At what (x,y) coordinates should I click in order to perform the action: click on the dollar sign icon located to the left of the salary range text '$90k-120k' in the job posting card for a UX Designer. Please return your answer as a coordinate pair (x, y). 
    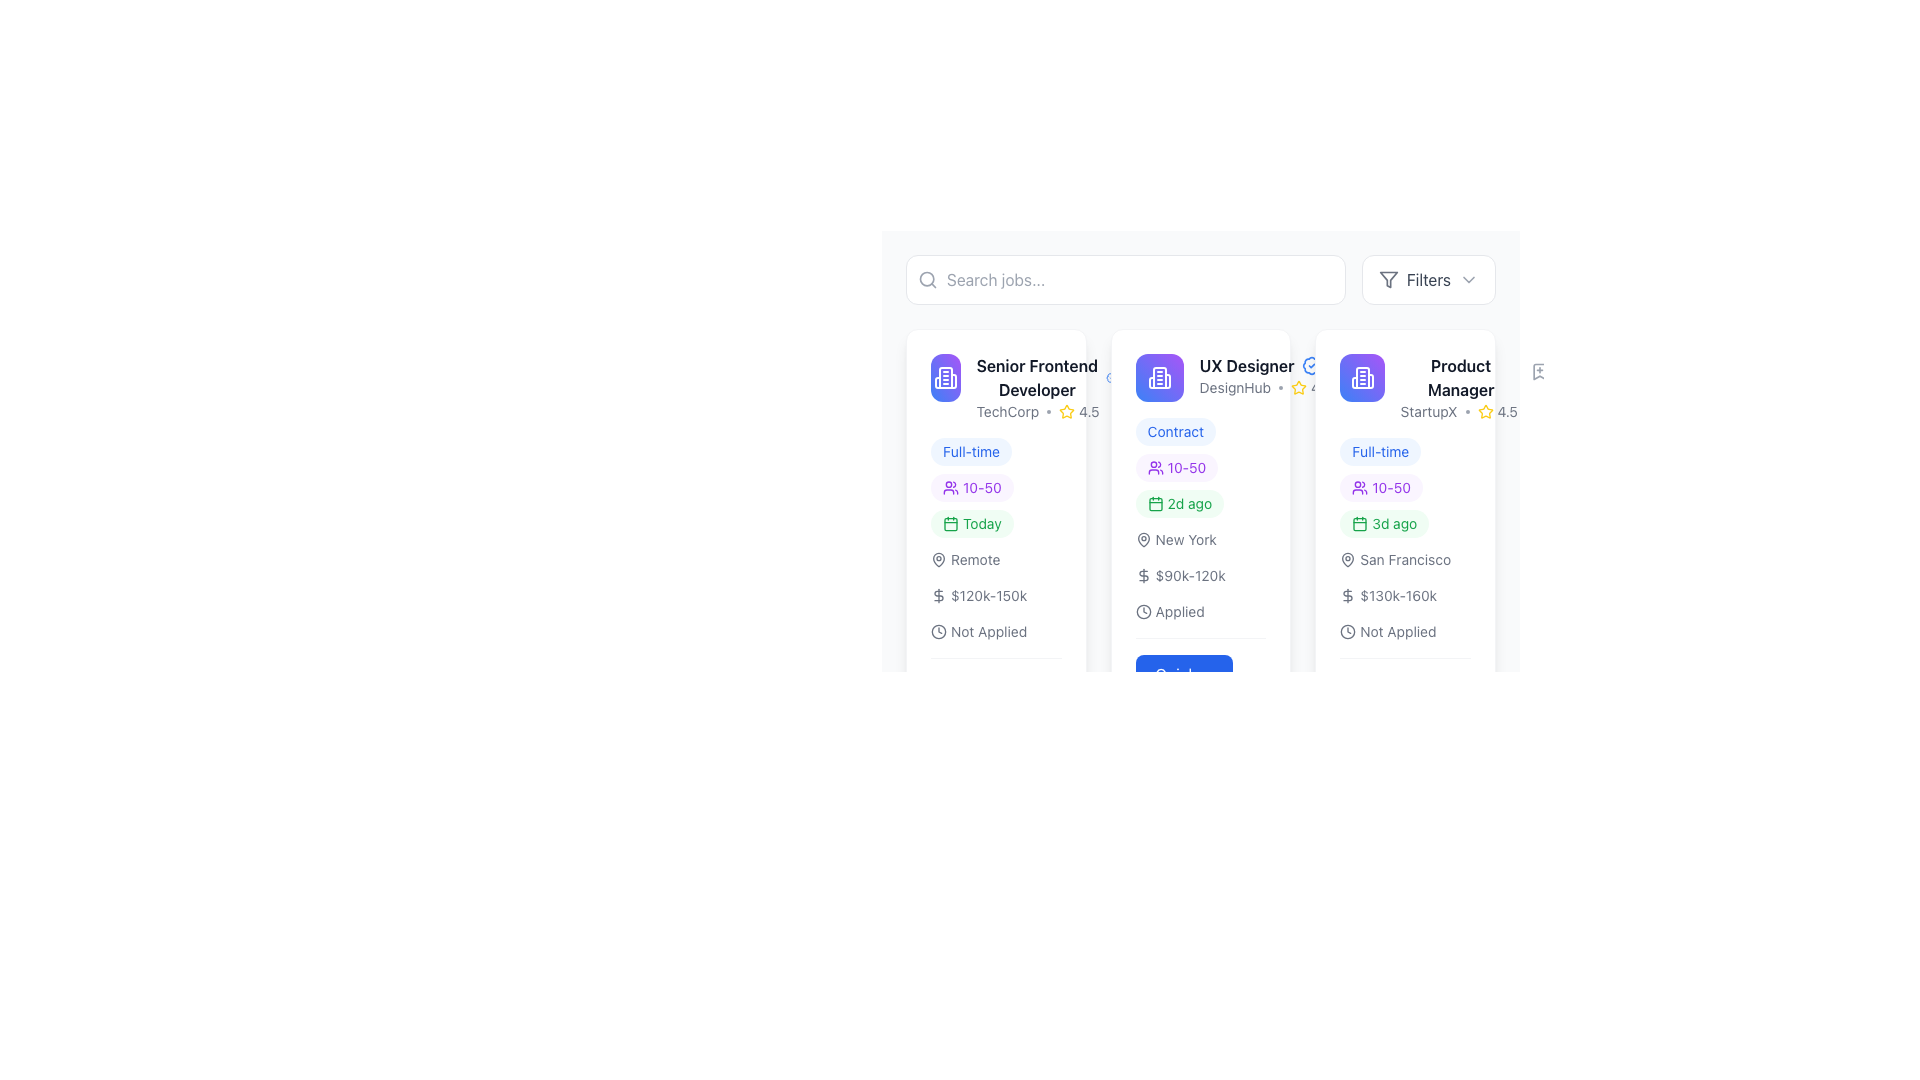
    Looking at the image, I should click on (1143, 575).